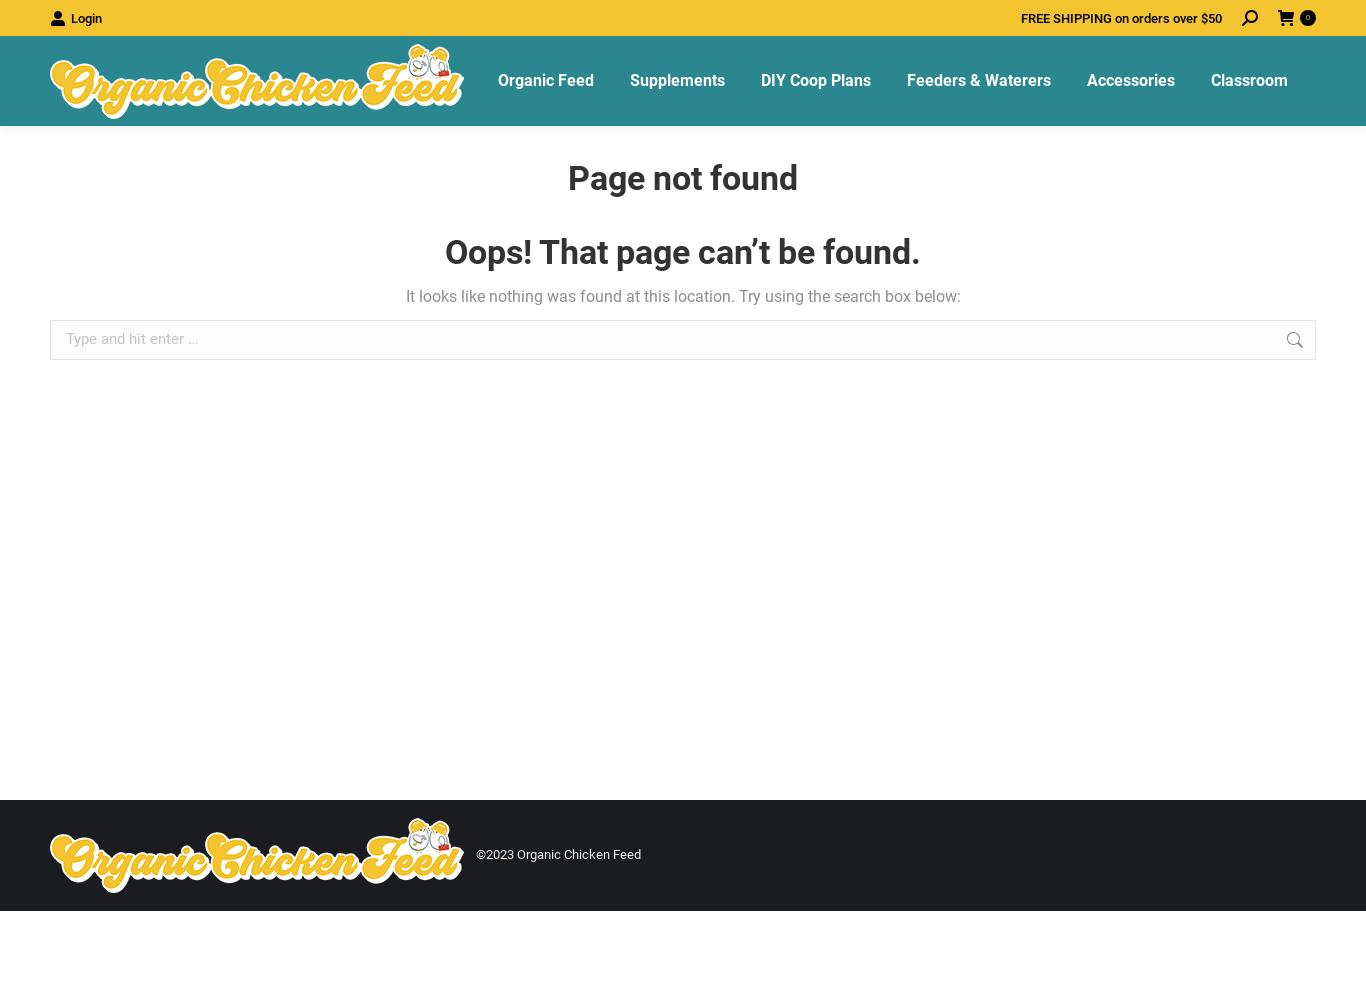  I want to click on 'Brooders', so click(1113, 309).